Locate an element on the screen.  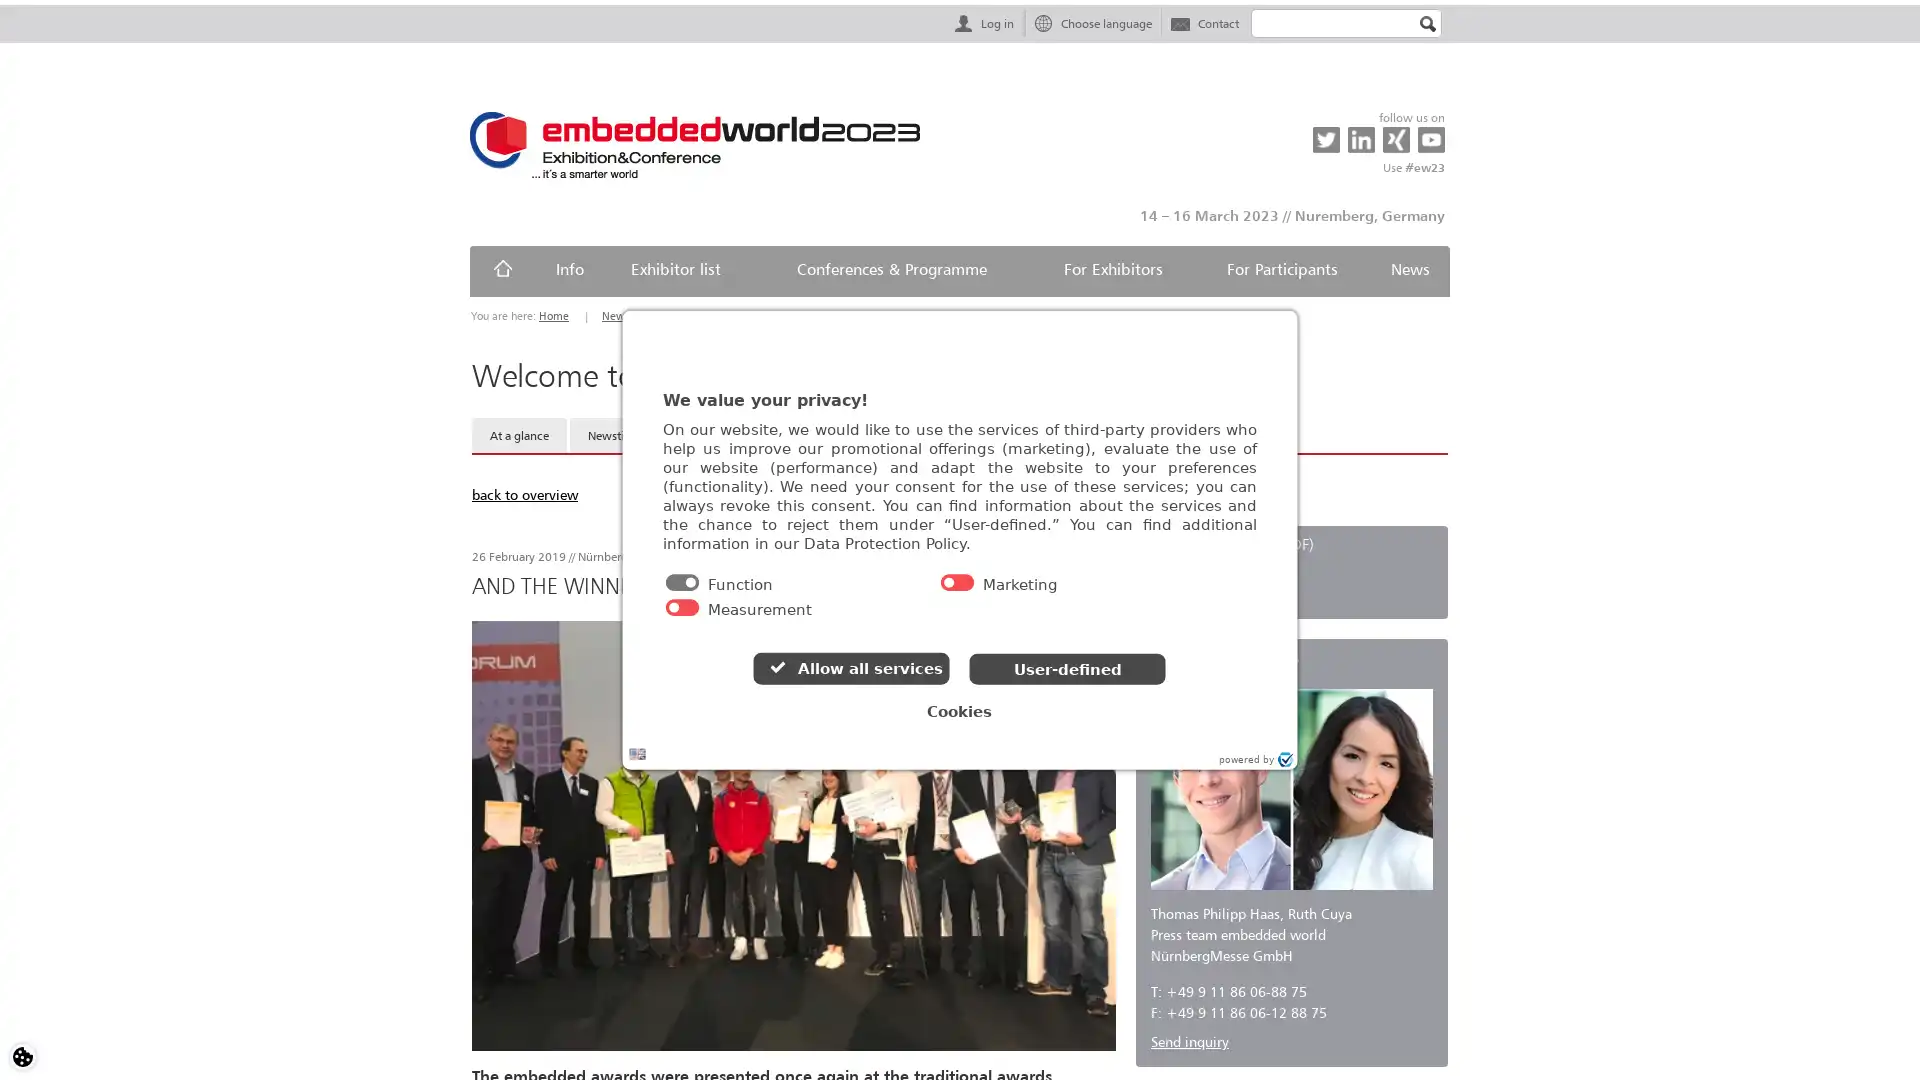
Videos is located at coordinates (886, 434).